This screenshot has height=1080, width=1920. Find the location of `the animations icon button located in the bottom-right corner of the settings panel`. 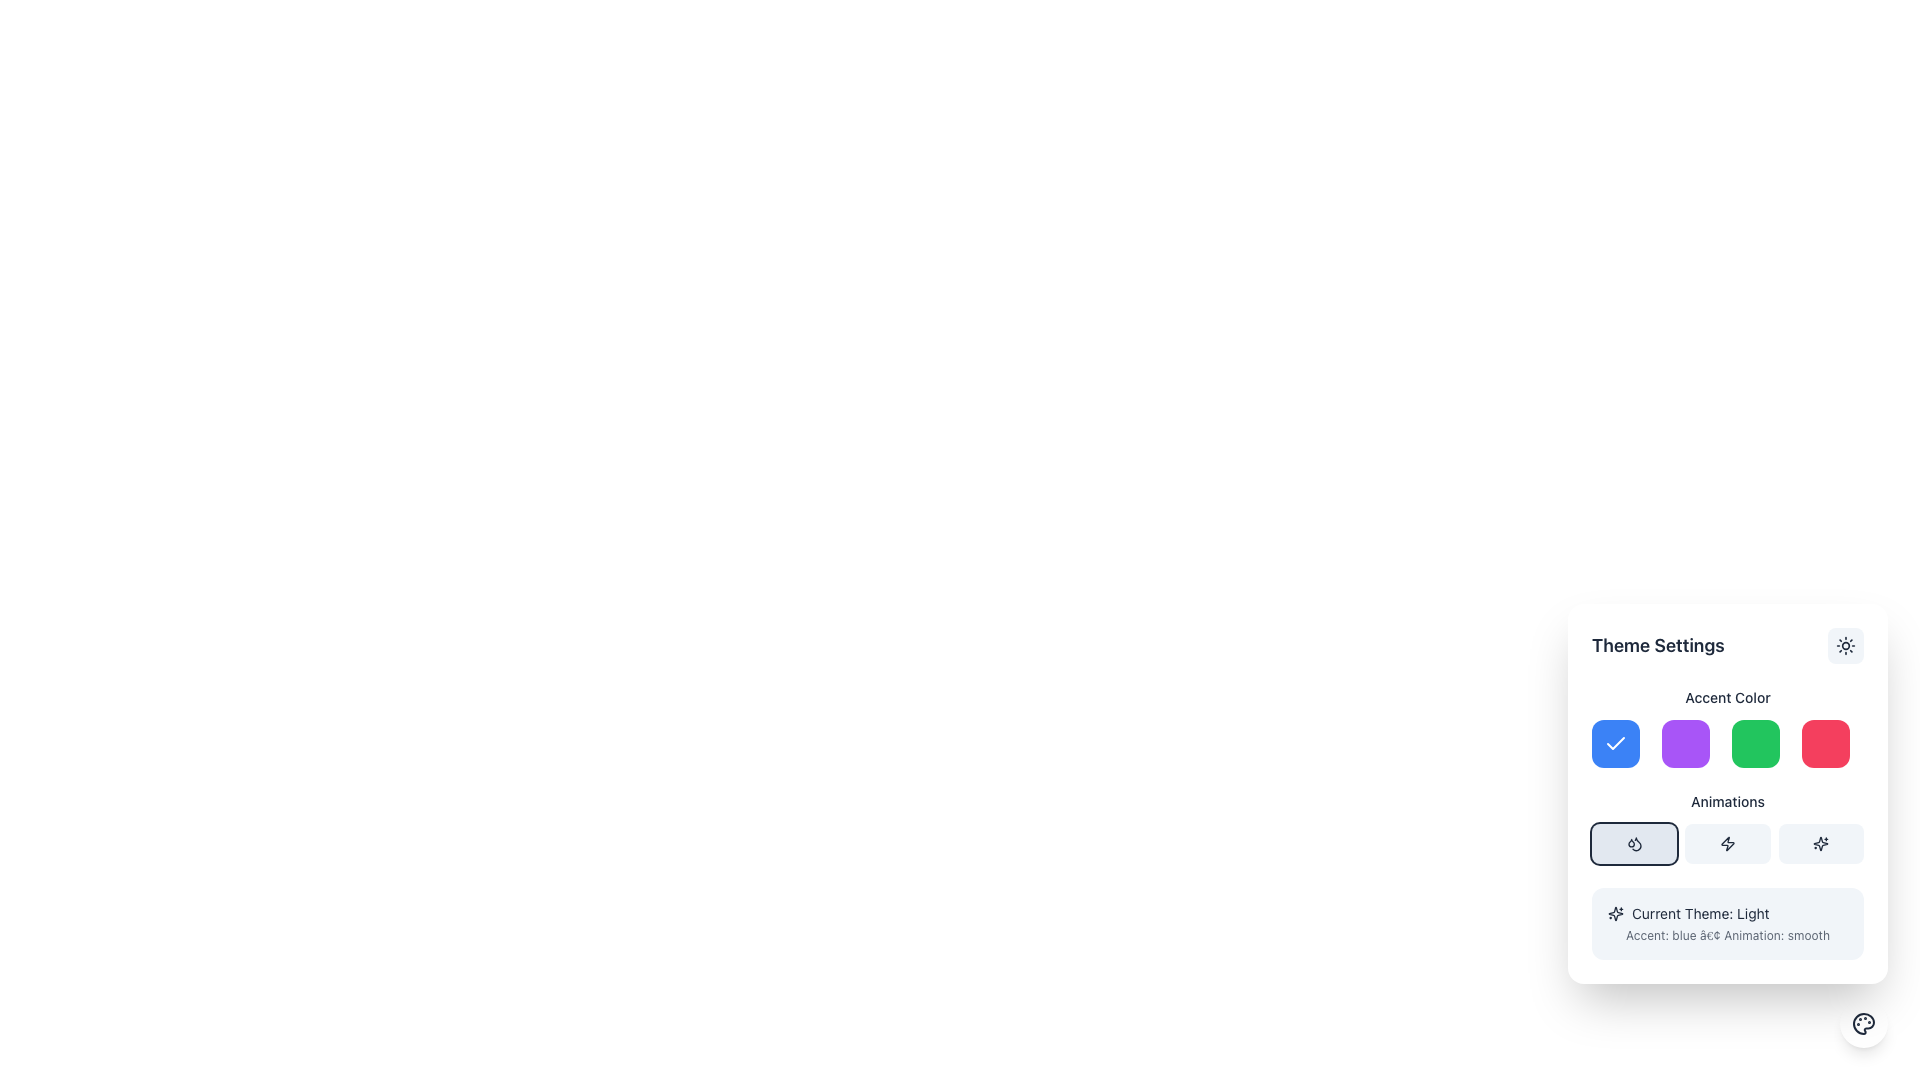

the animations icon button located in the bottom-right corner of the settings panel is located at coordinates (1820, 844).